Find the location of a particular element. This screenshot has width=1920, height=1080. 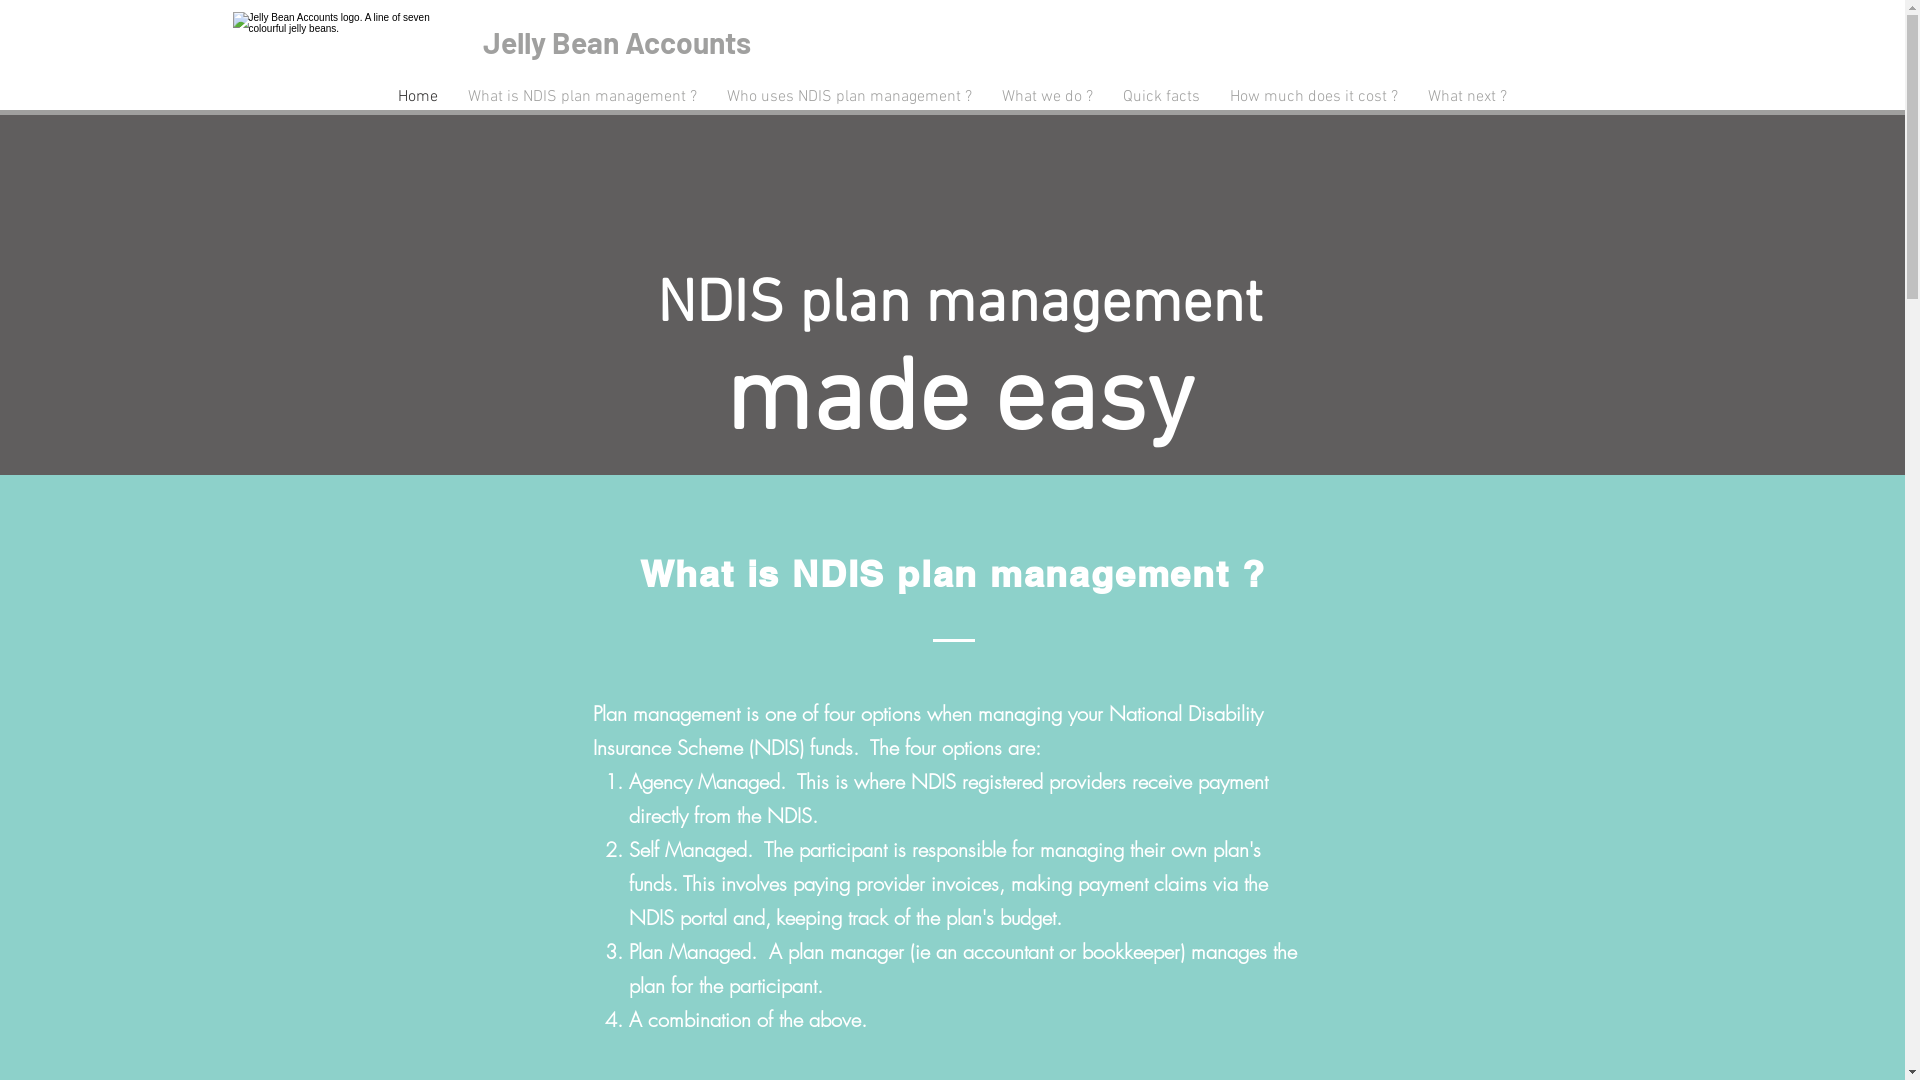

'What is NDIS plan management ?' is located at coordinates (581, 96).